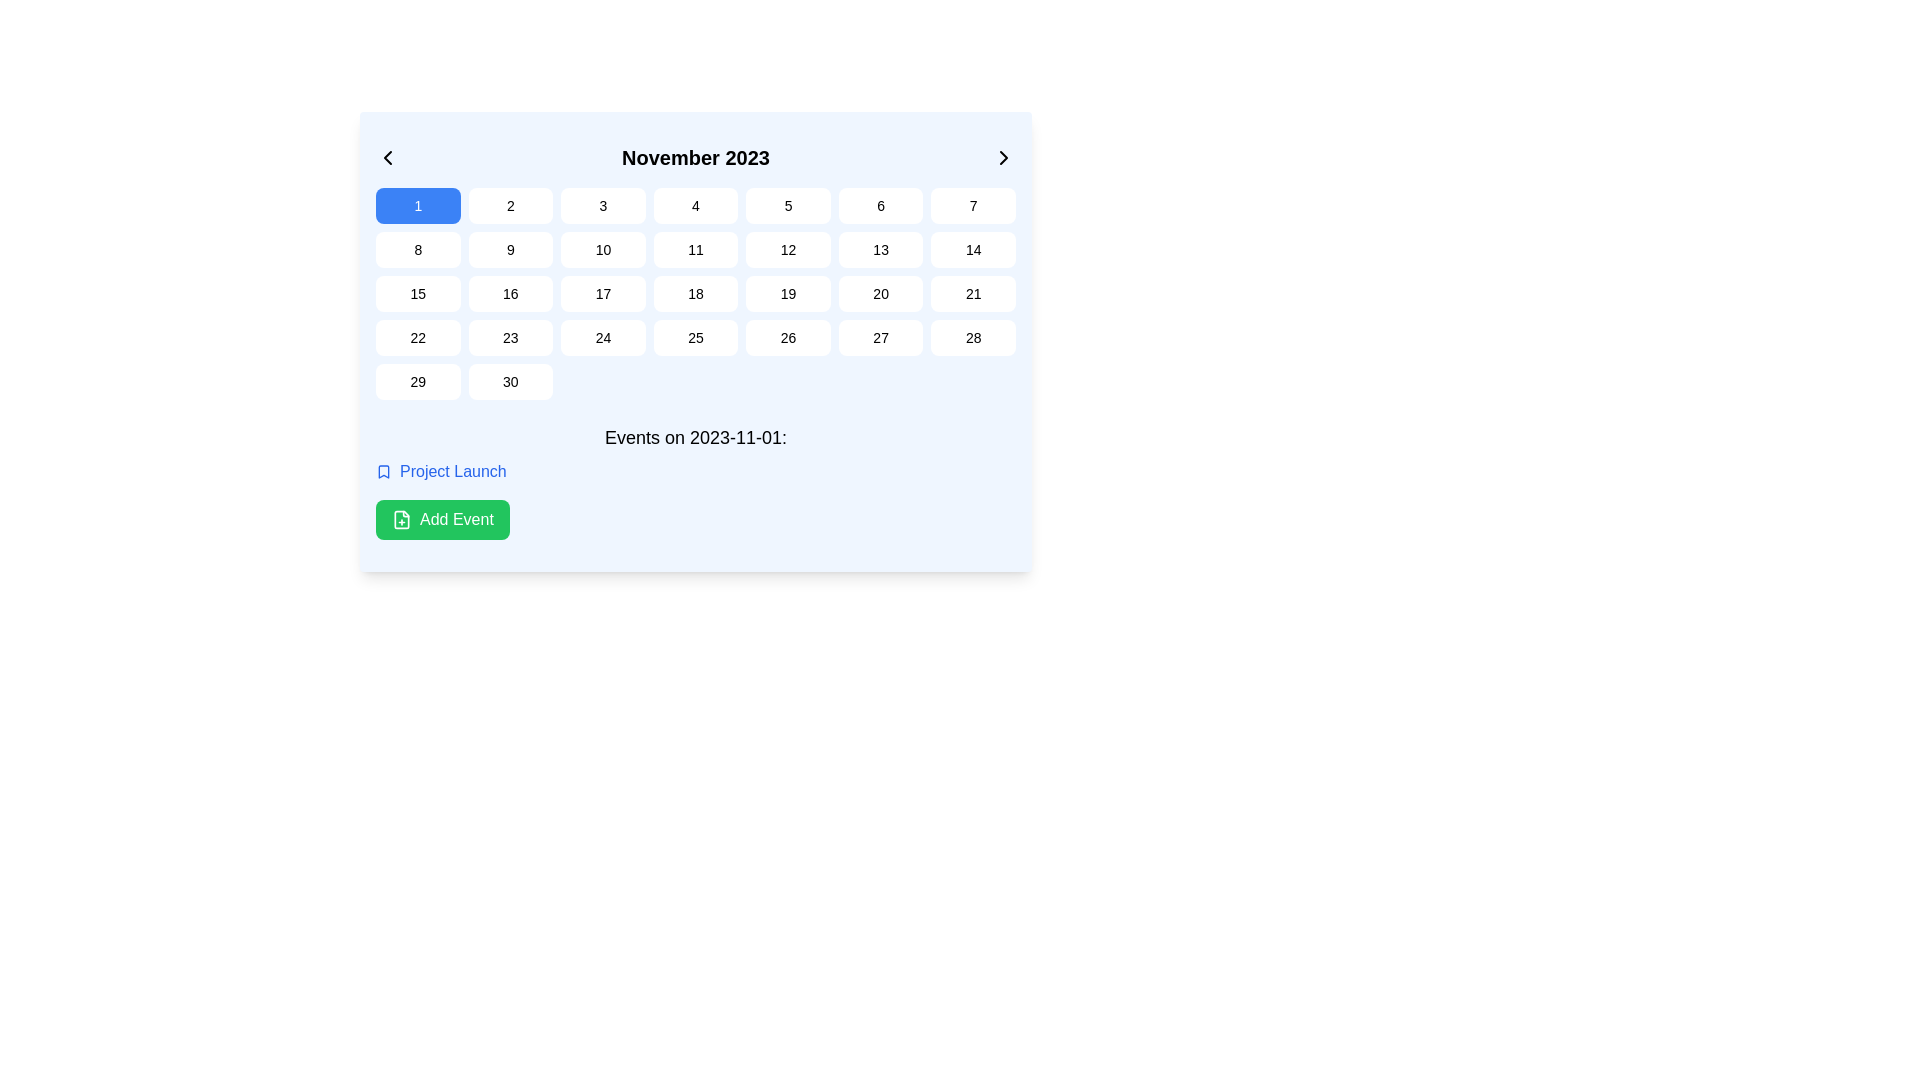 Image resolution: width=1920 pixels, height=1080 pixels. I want to click on the file icon with a plus symbol located on the left segment of the green 'Add Event' button in the calendar interface, so click(401, 518).